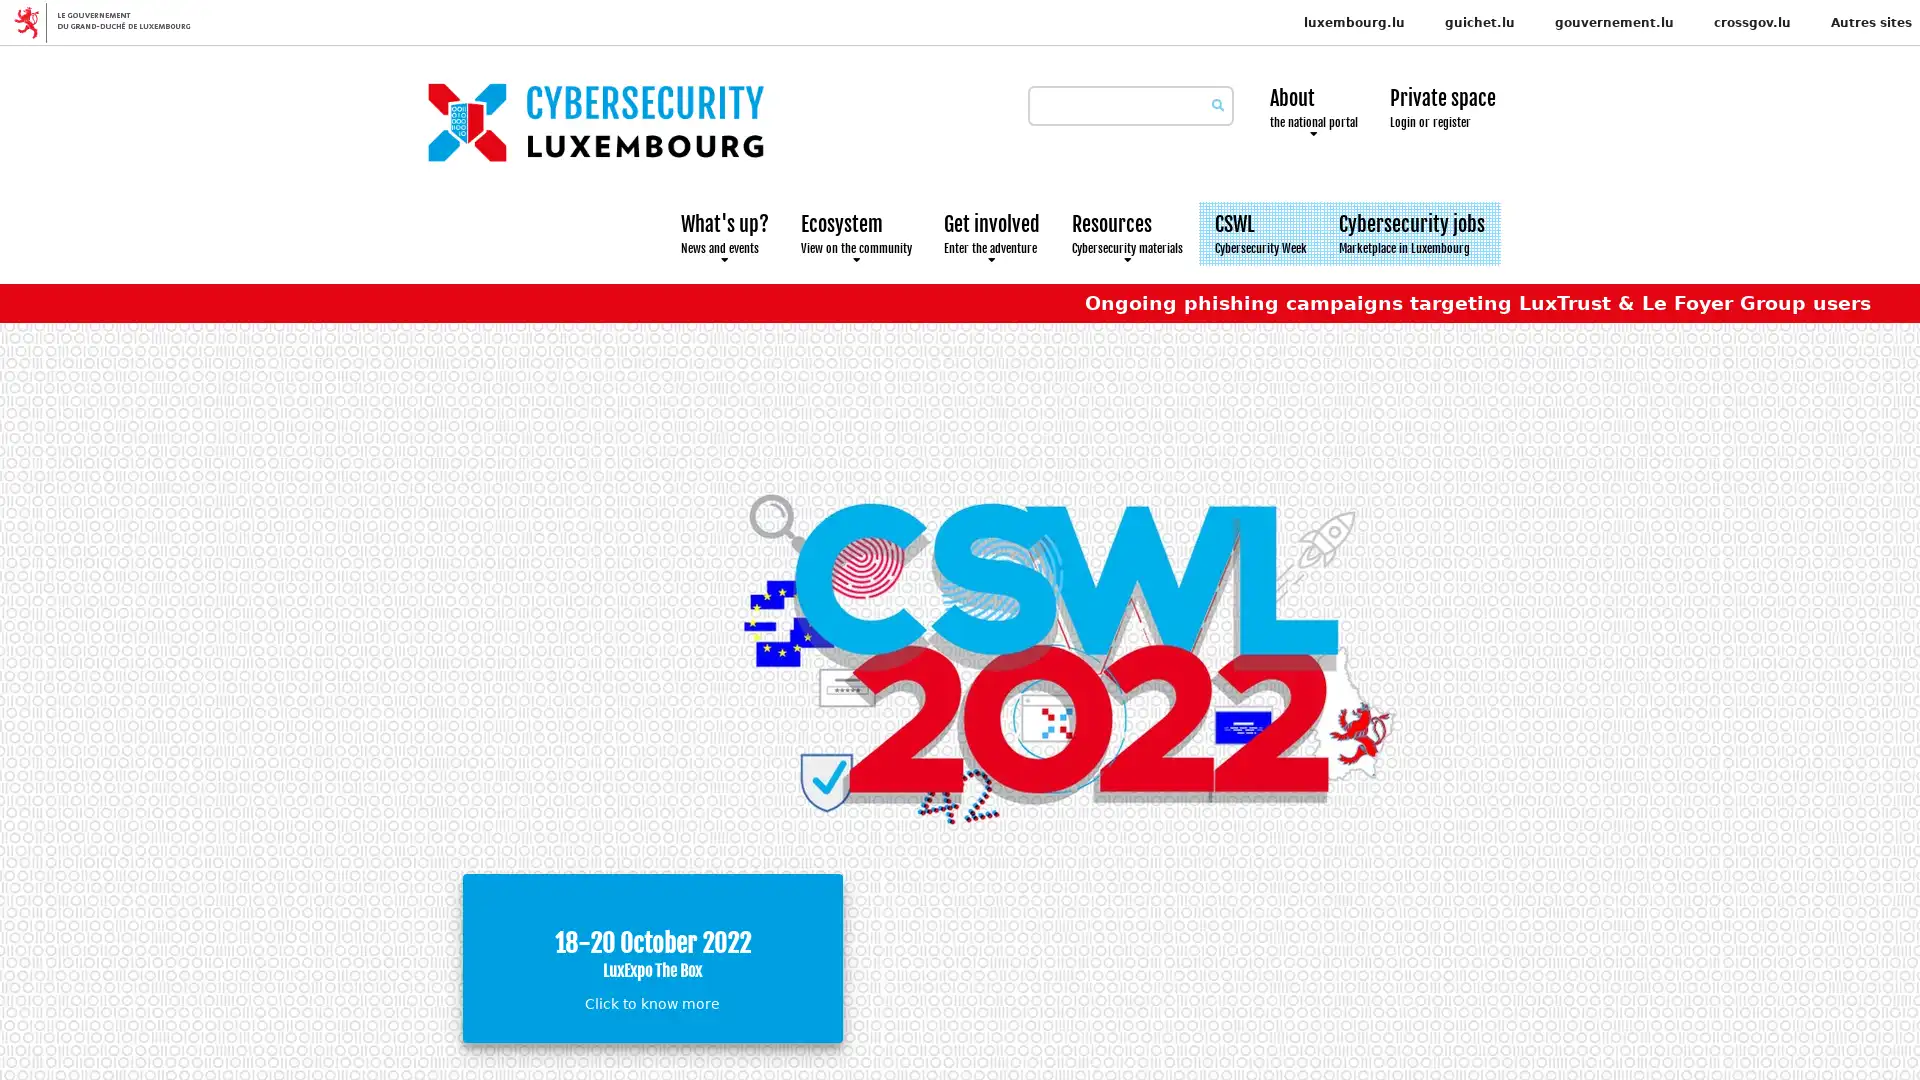 The height and width of the screenshot is (1080, 1920). I want to click on Cybersecurity jobs Marketplace in Luxembourg, so click(1410, 233).